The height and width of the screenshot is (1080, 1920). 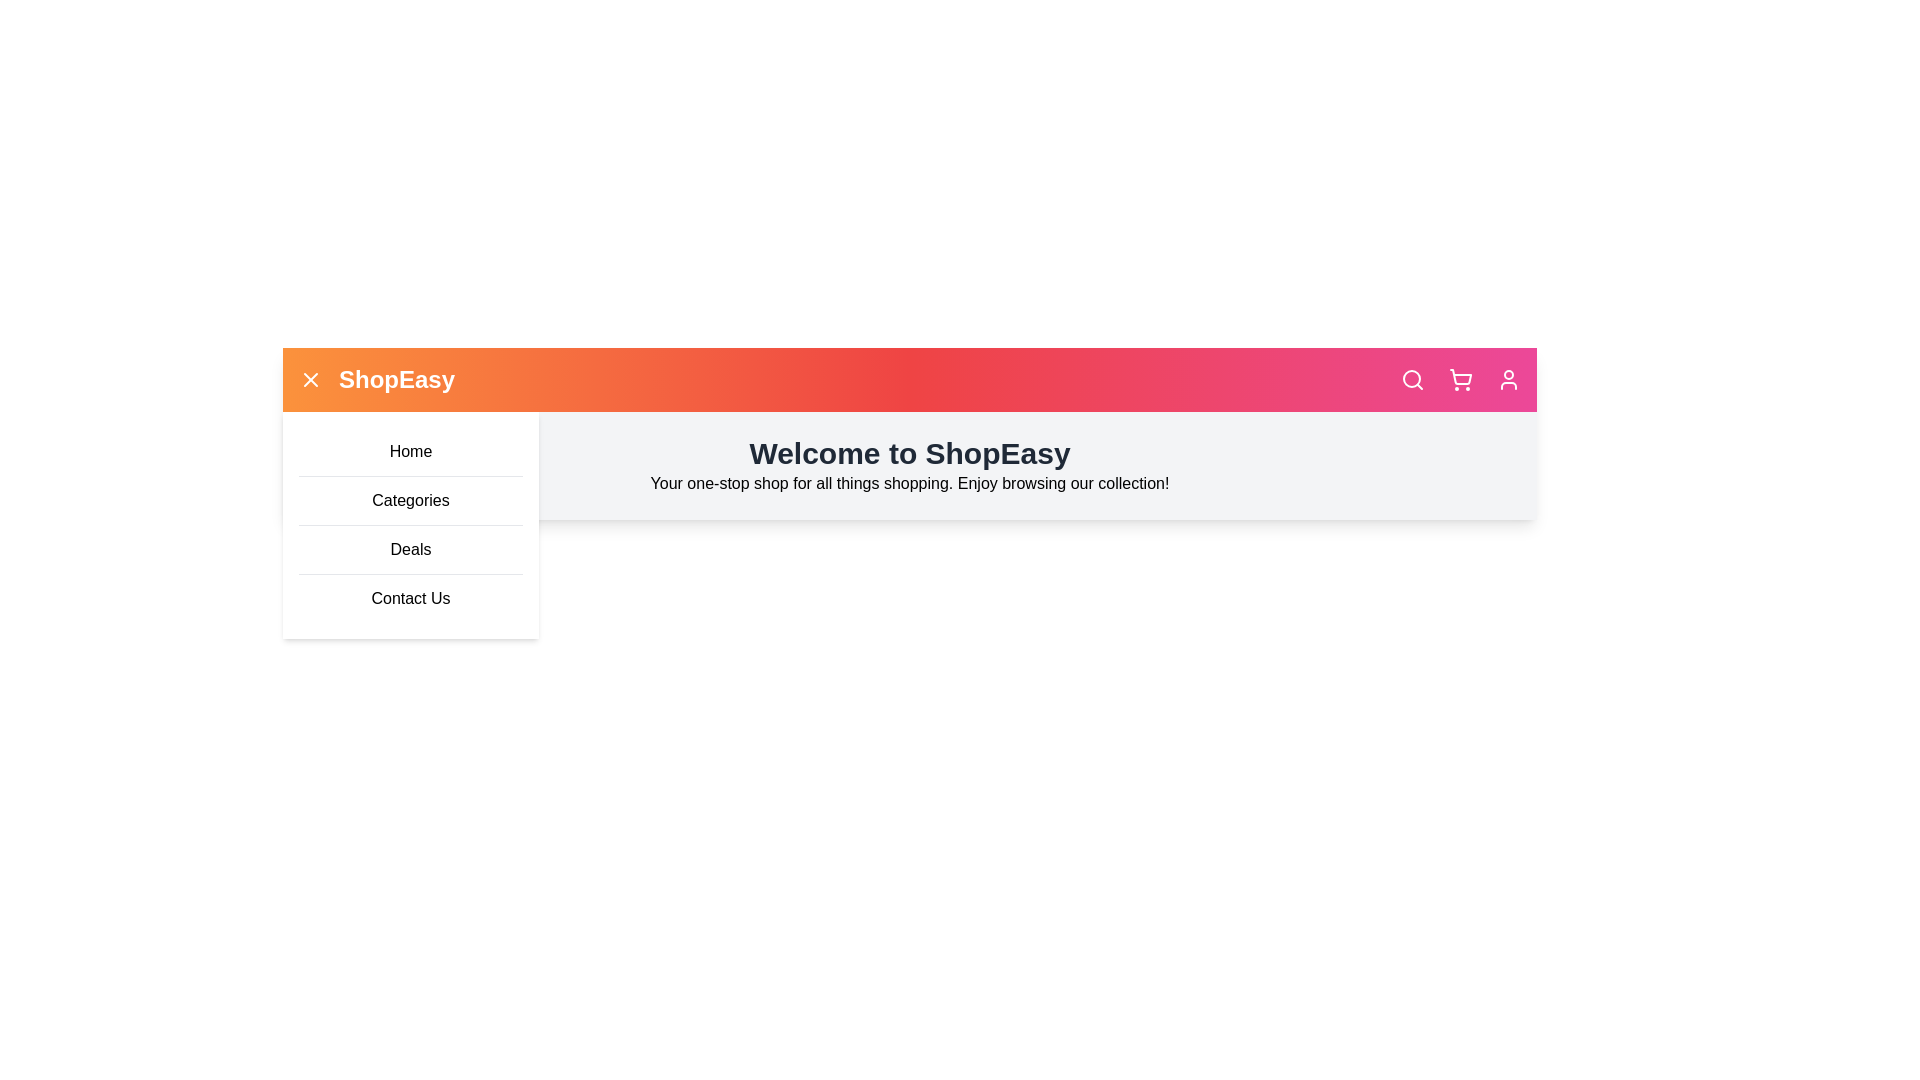 What do you see at coordinates (1508, 380) in the screenshot?
I see `the user profile icon button, which is the rightmost icon in the header bar` at bounding box center [1508, 380].